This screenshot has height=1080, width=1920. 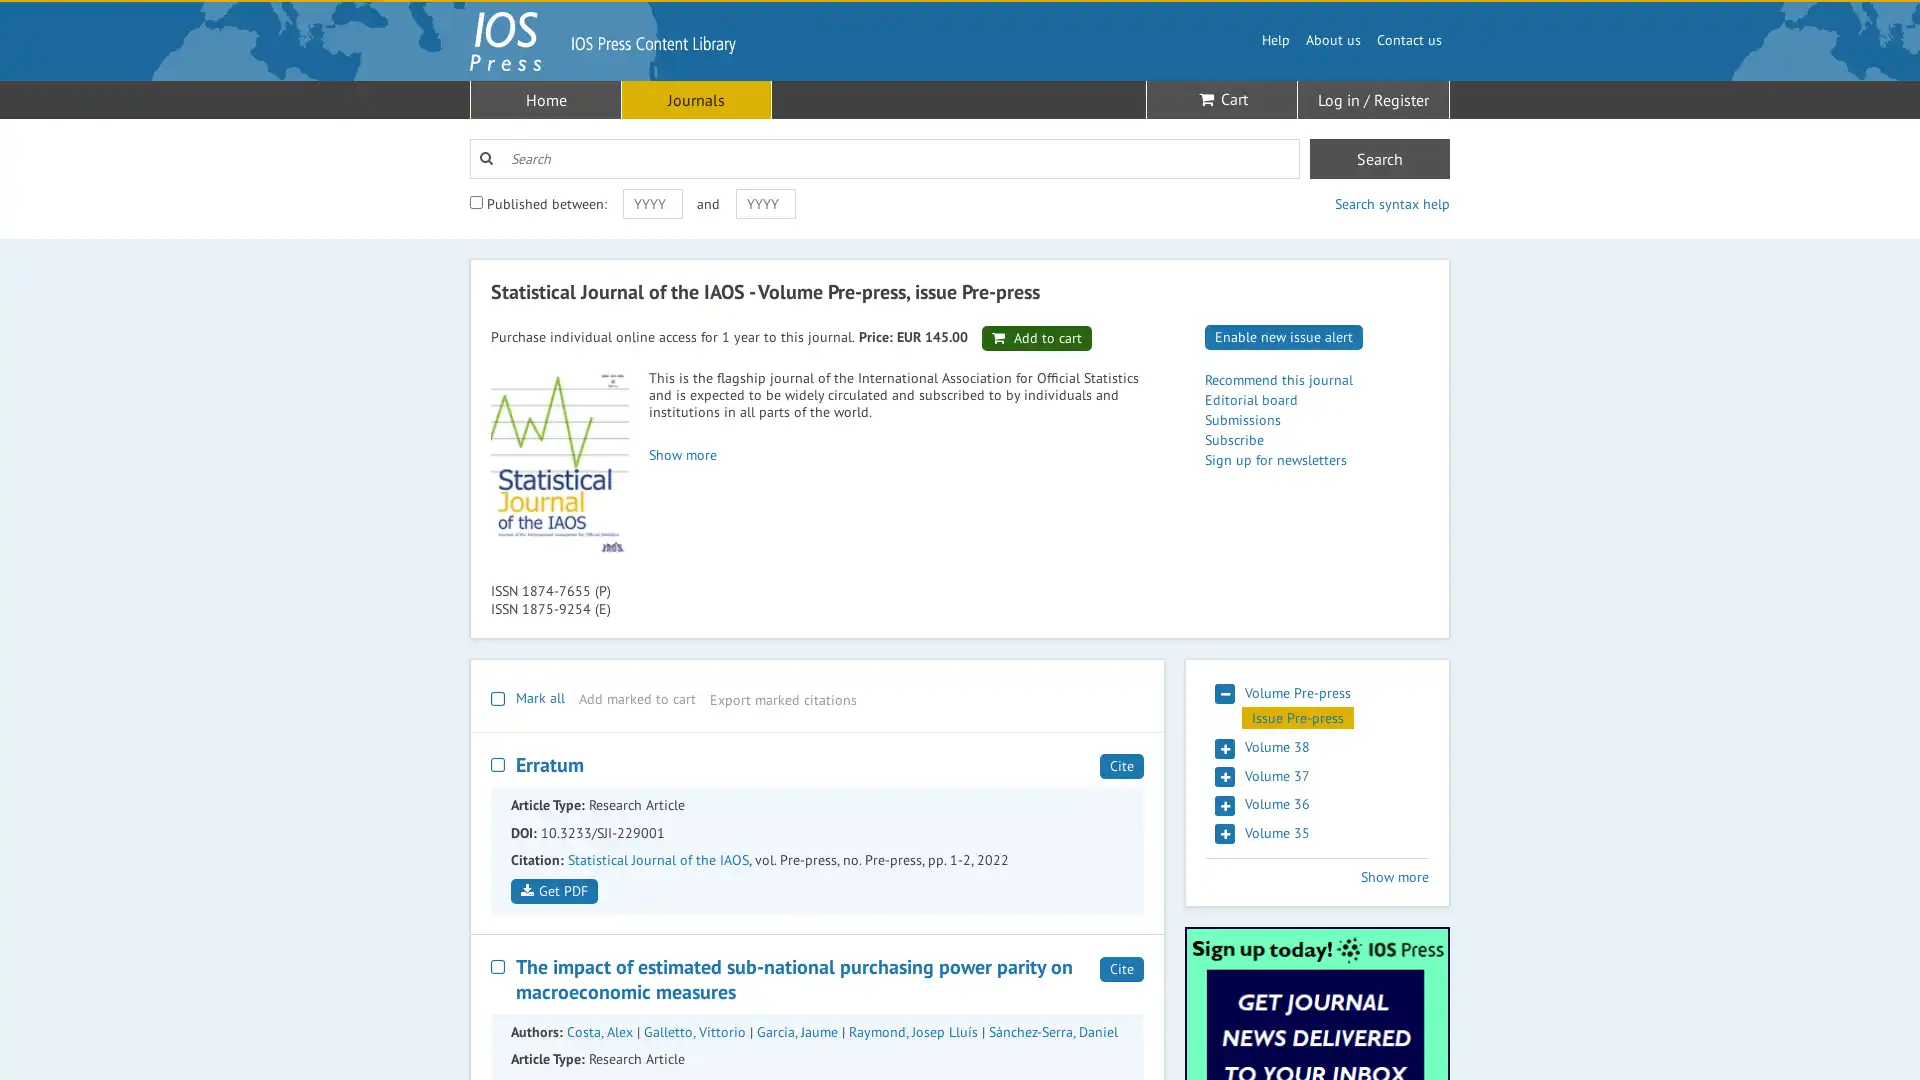 I want to click on Volume 38, so click(x=1261, y=748).